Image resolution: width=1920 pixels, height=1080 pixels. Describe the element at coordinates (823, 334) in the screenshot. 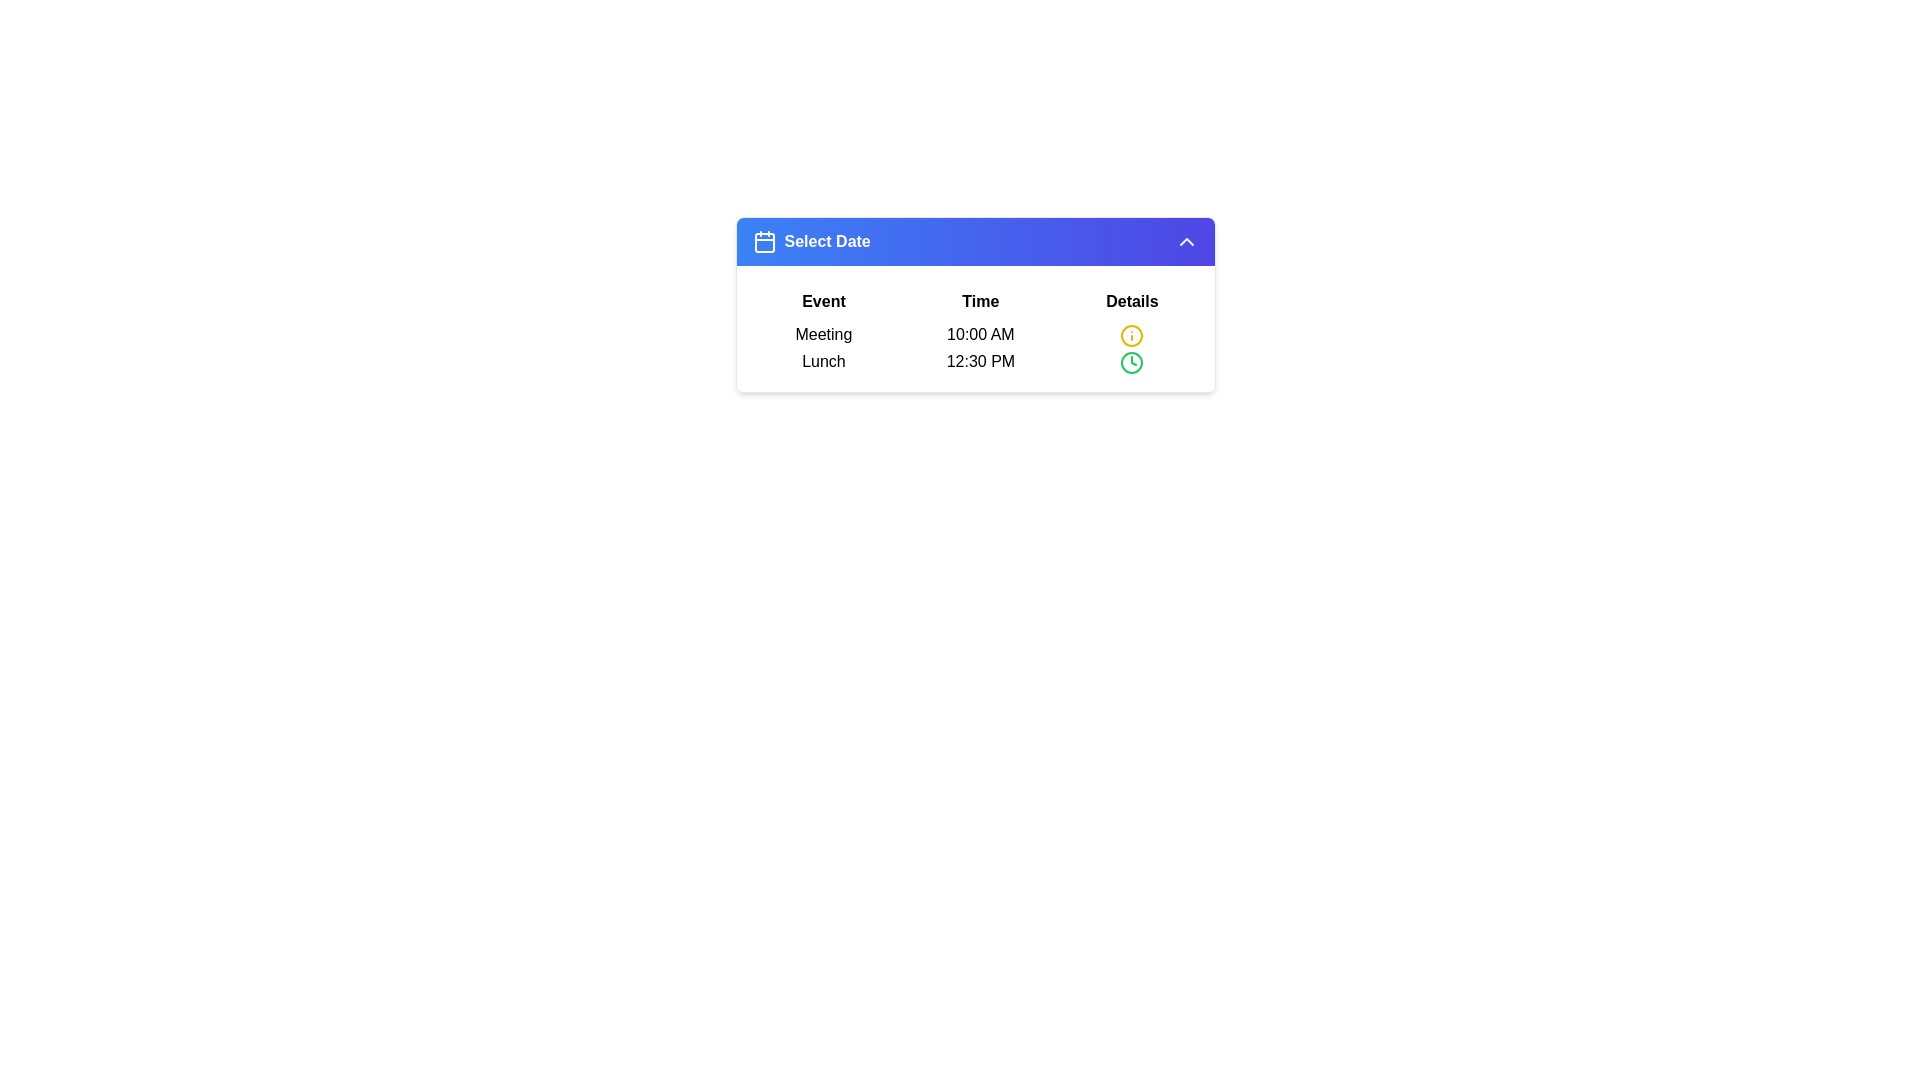

I see `the 'Meeting' text label located in the first row of the 'Event' column under the 'Select Date' section` at that location.